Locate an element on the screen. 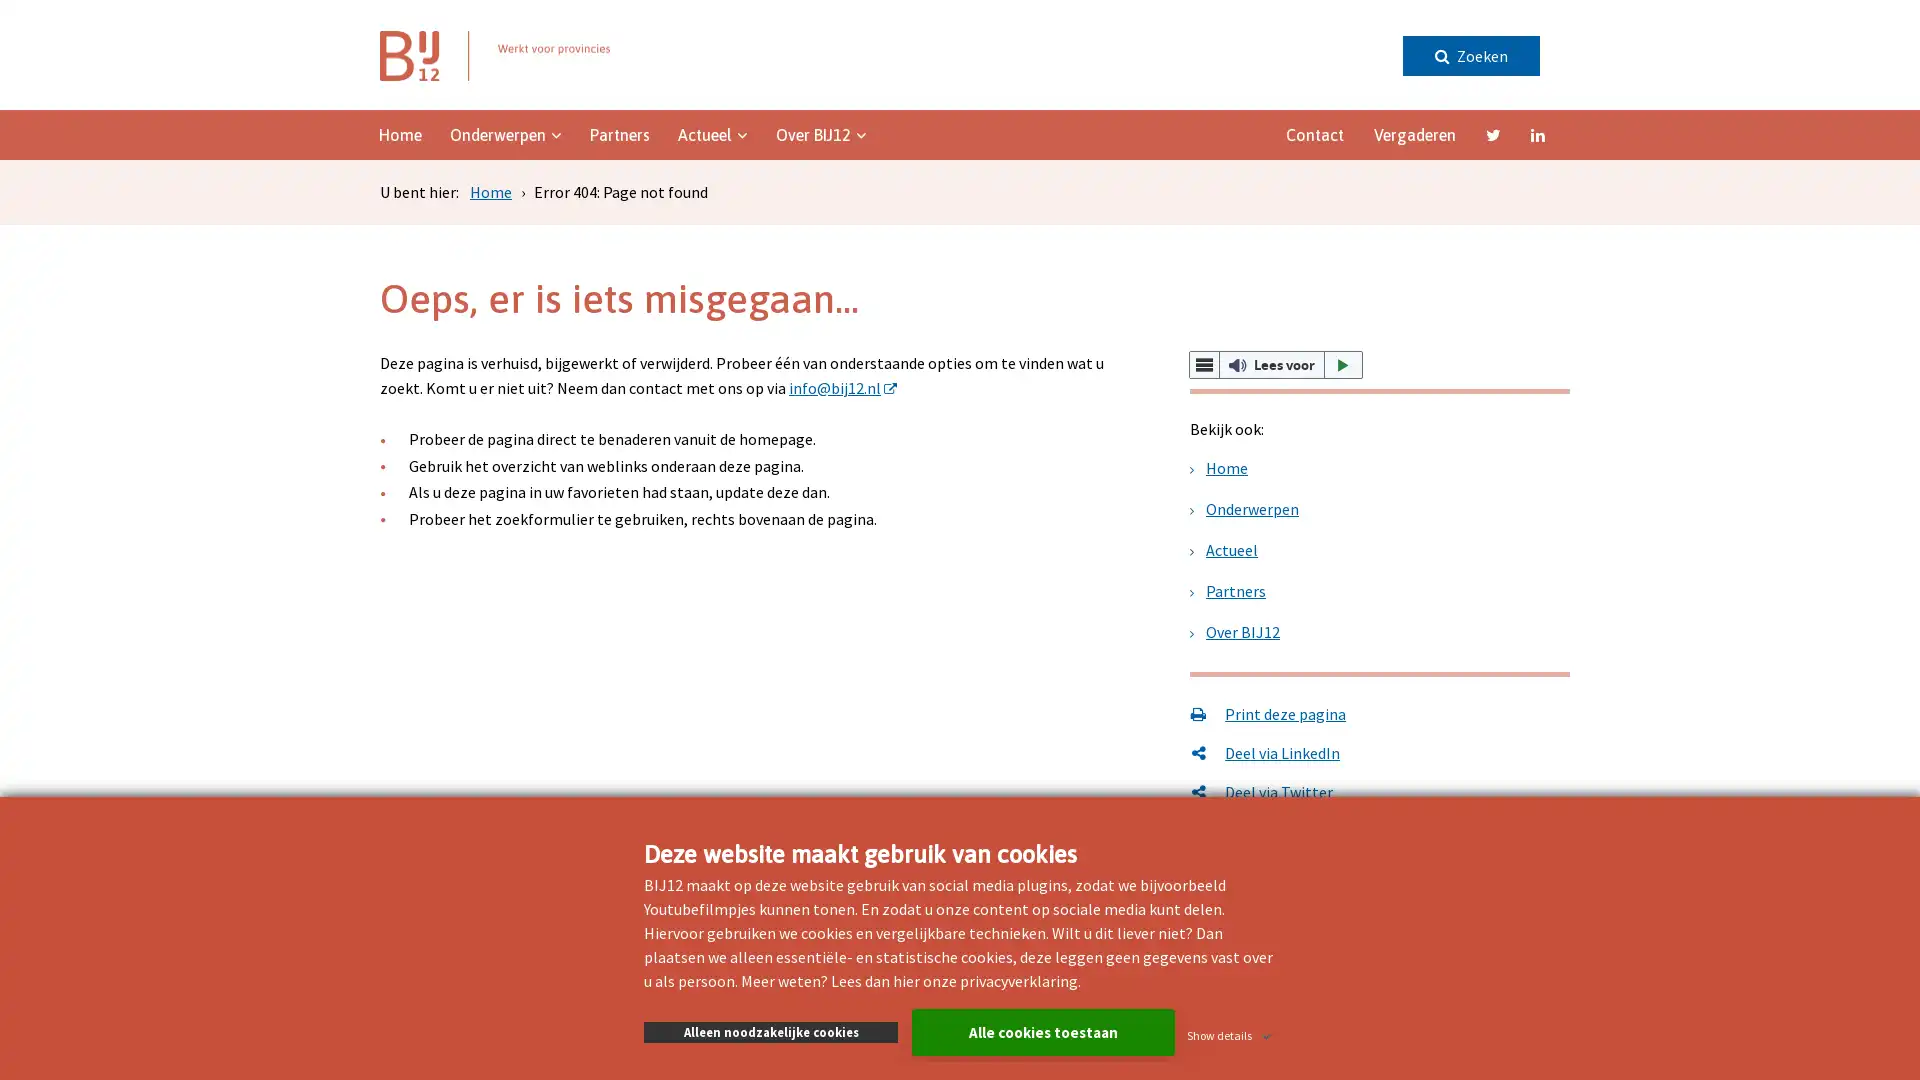 The width and height of the screenshot is (1920, 1080). ReadSpeaker webReader: Luister met webReader is located at coordinates (1275, 365).